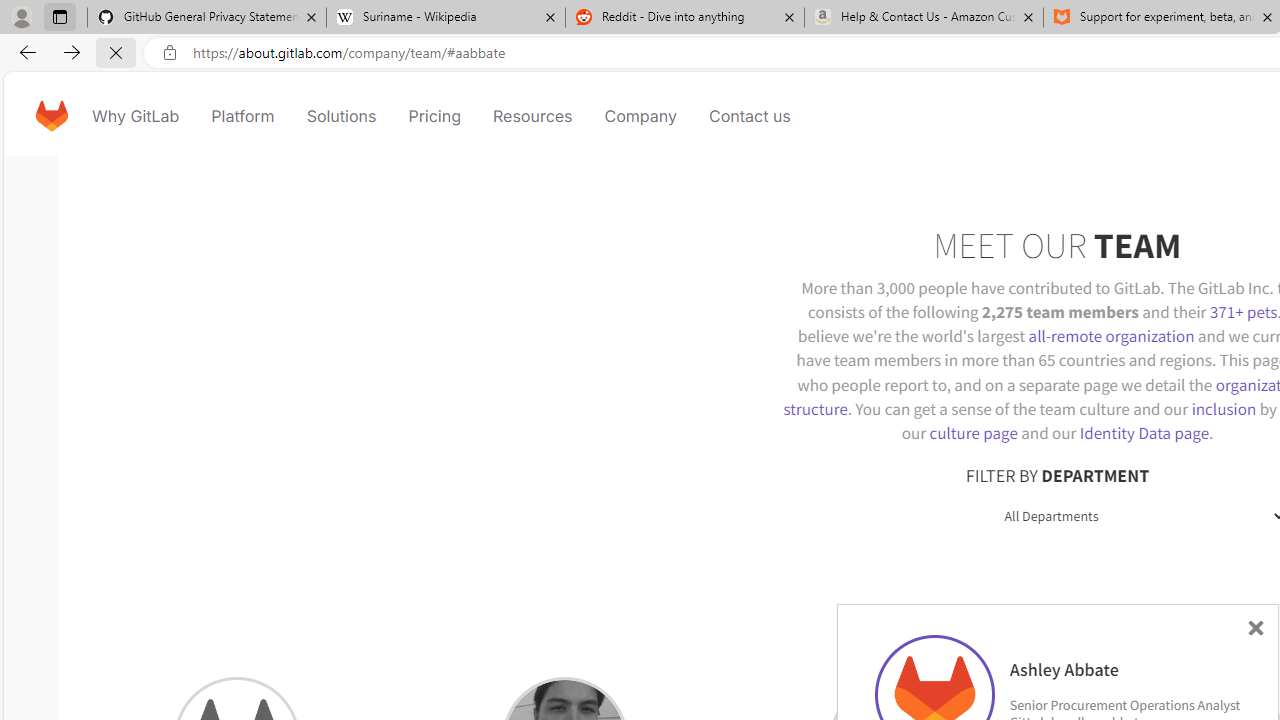 This screenshot has width=1280, height=720. What do you see at coordinates (444, 17) in the screenshot?
I see `'Suriname - Wikipedia'` at bounding box center [444, 17].